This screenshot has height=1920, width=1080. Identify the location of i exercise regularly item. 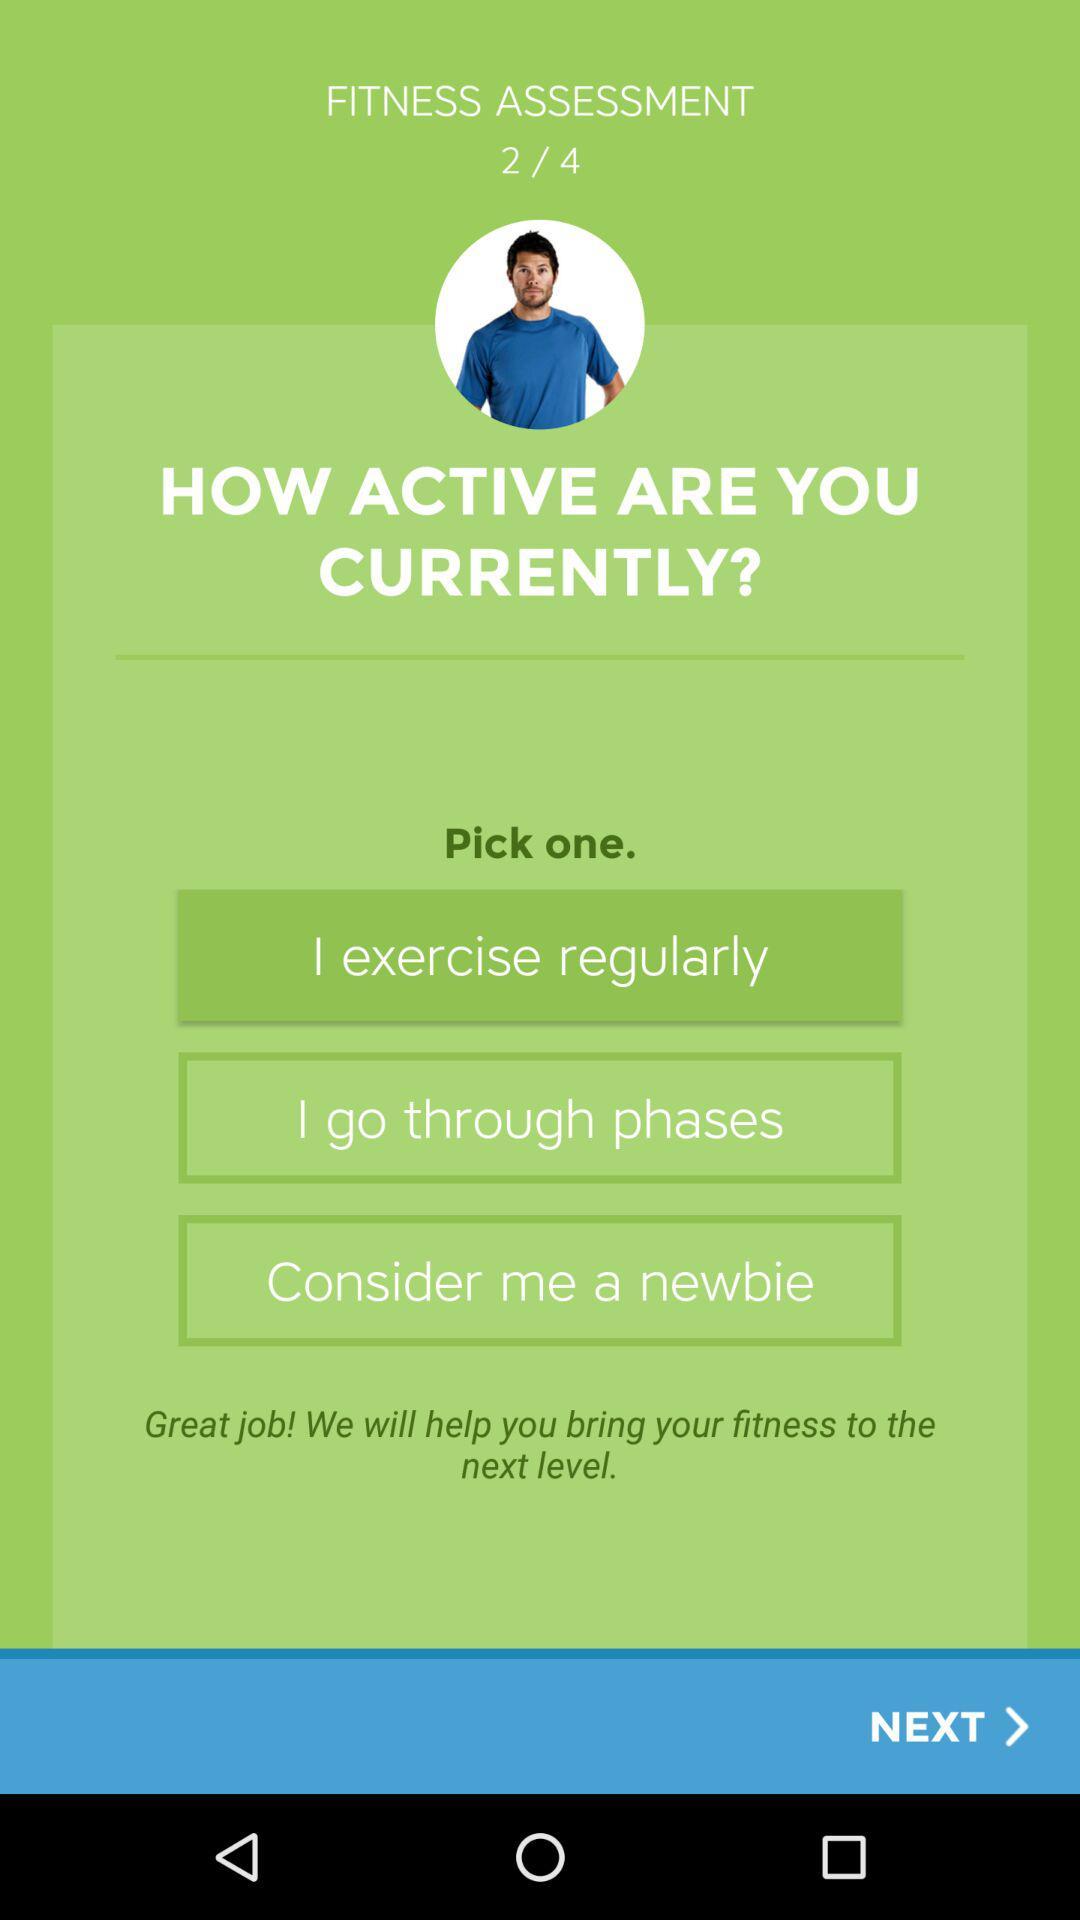
(540, 954).